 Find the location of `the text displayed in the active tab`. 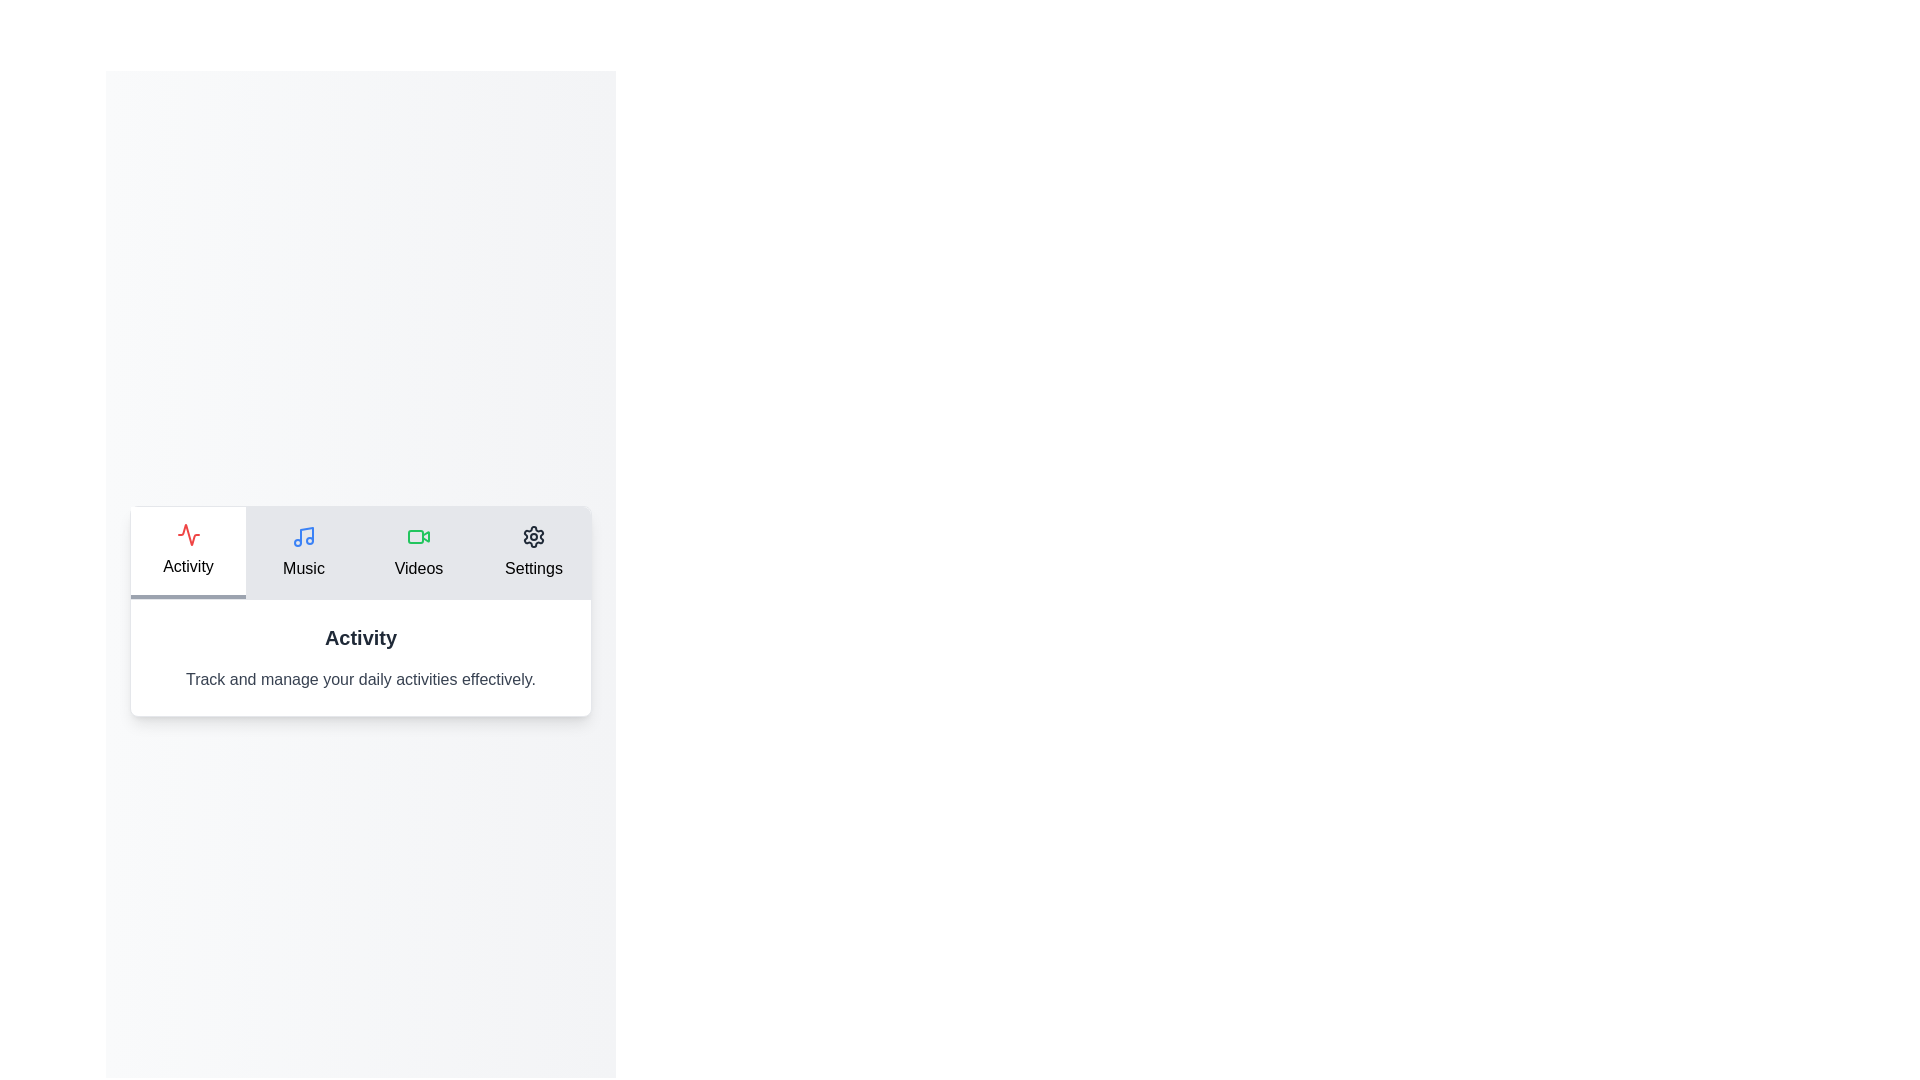

the text displayed in the active tab is located at coordinates (360, 657).